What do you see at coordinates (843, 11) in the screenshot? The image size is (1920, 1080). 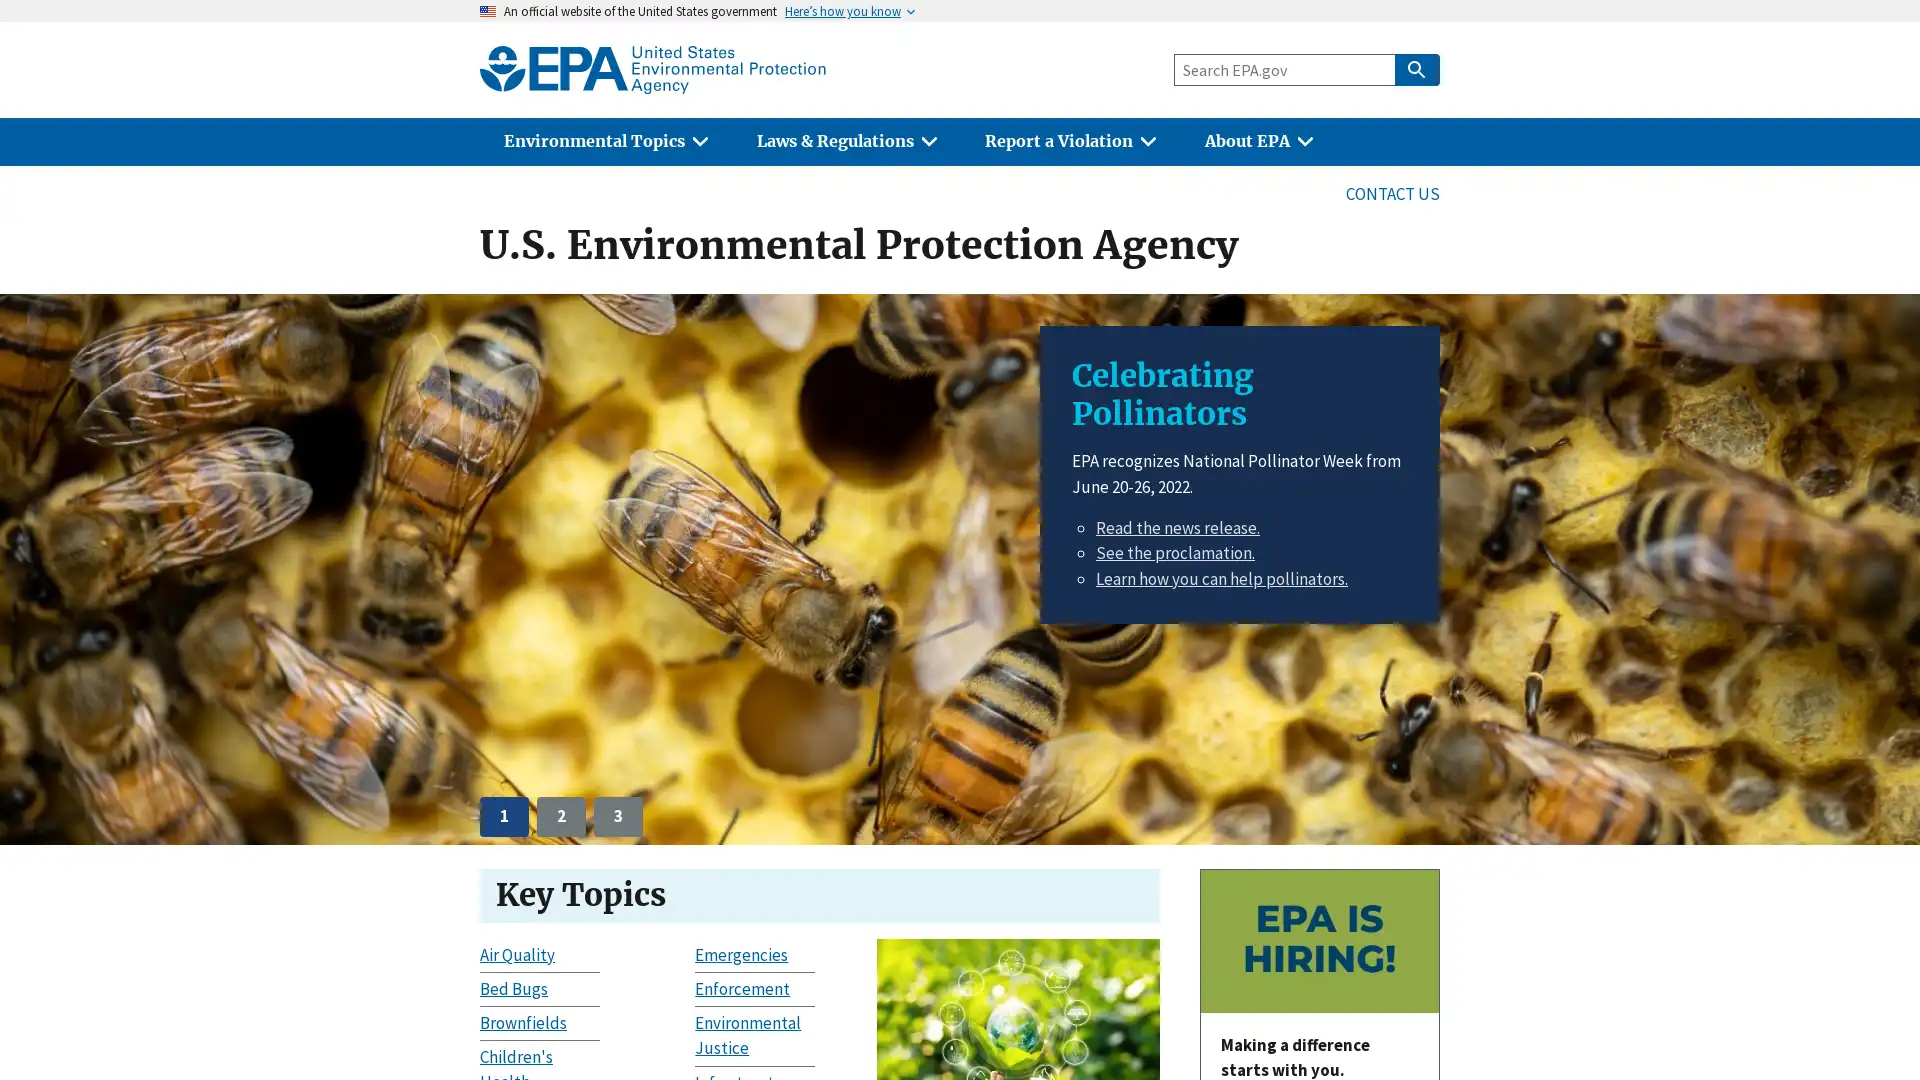 I see `Heres how you know` at bounding box center [843, 11].